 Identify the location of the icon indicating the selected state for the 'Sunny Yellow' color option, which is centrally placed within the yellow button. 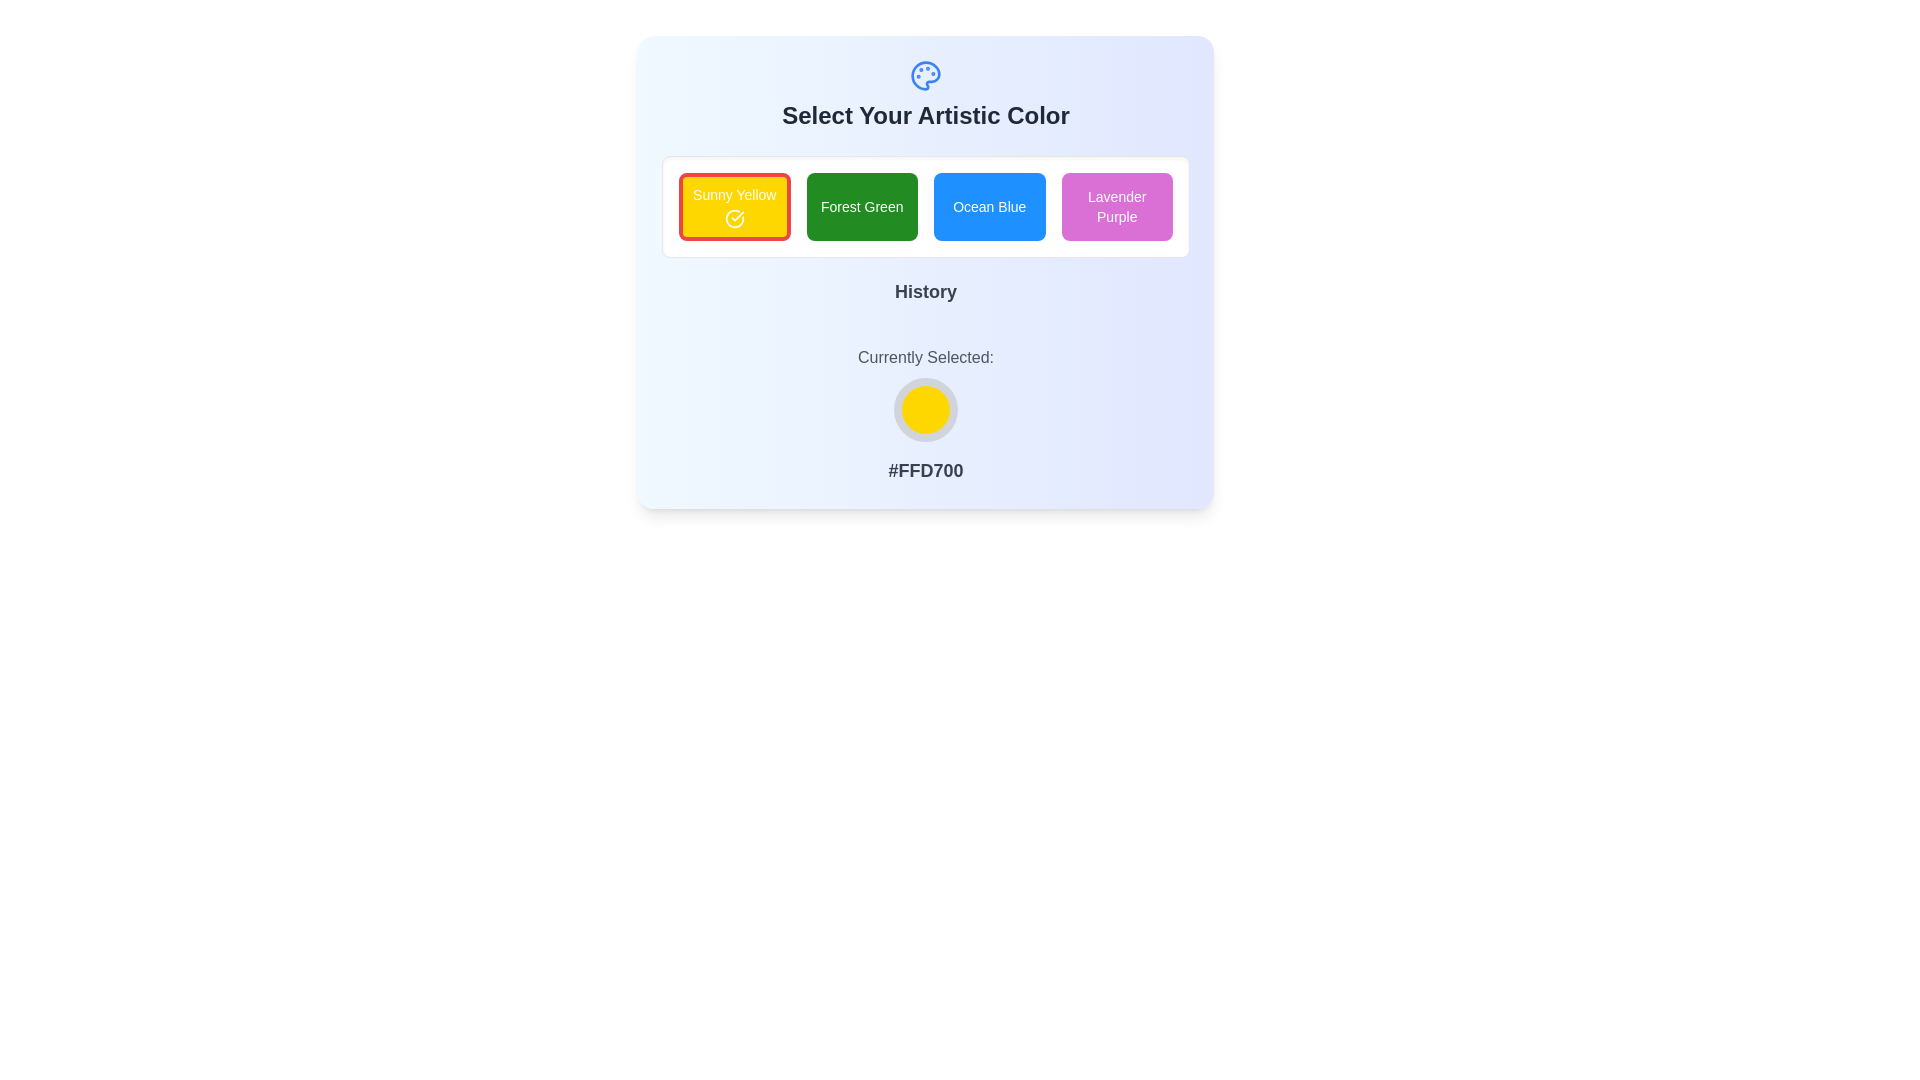
(733, 219).